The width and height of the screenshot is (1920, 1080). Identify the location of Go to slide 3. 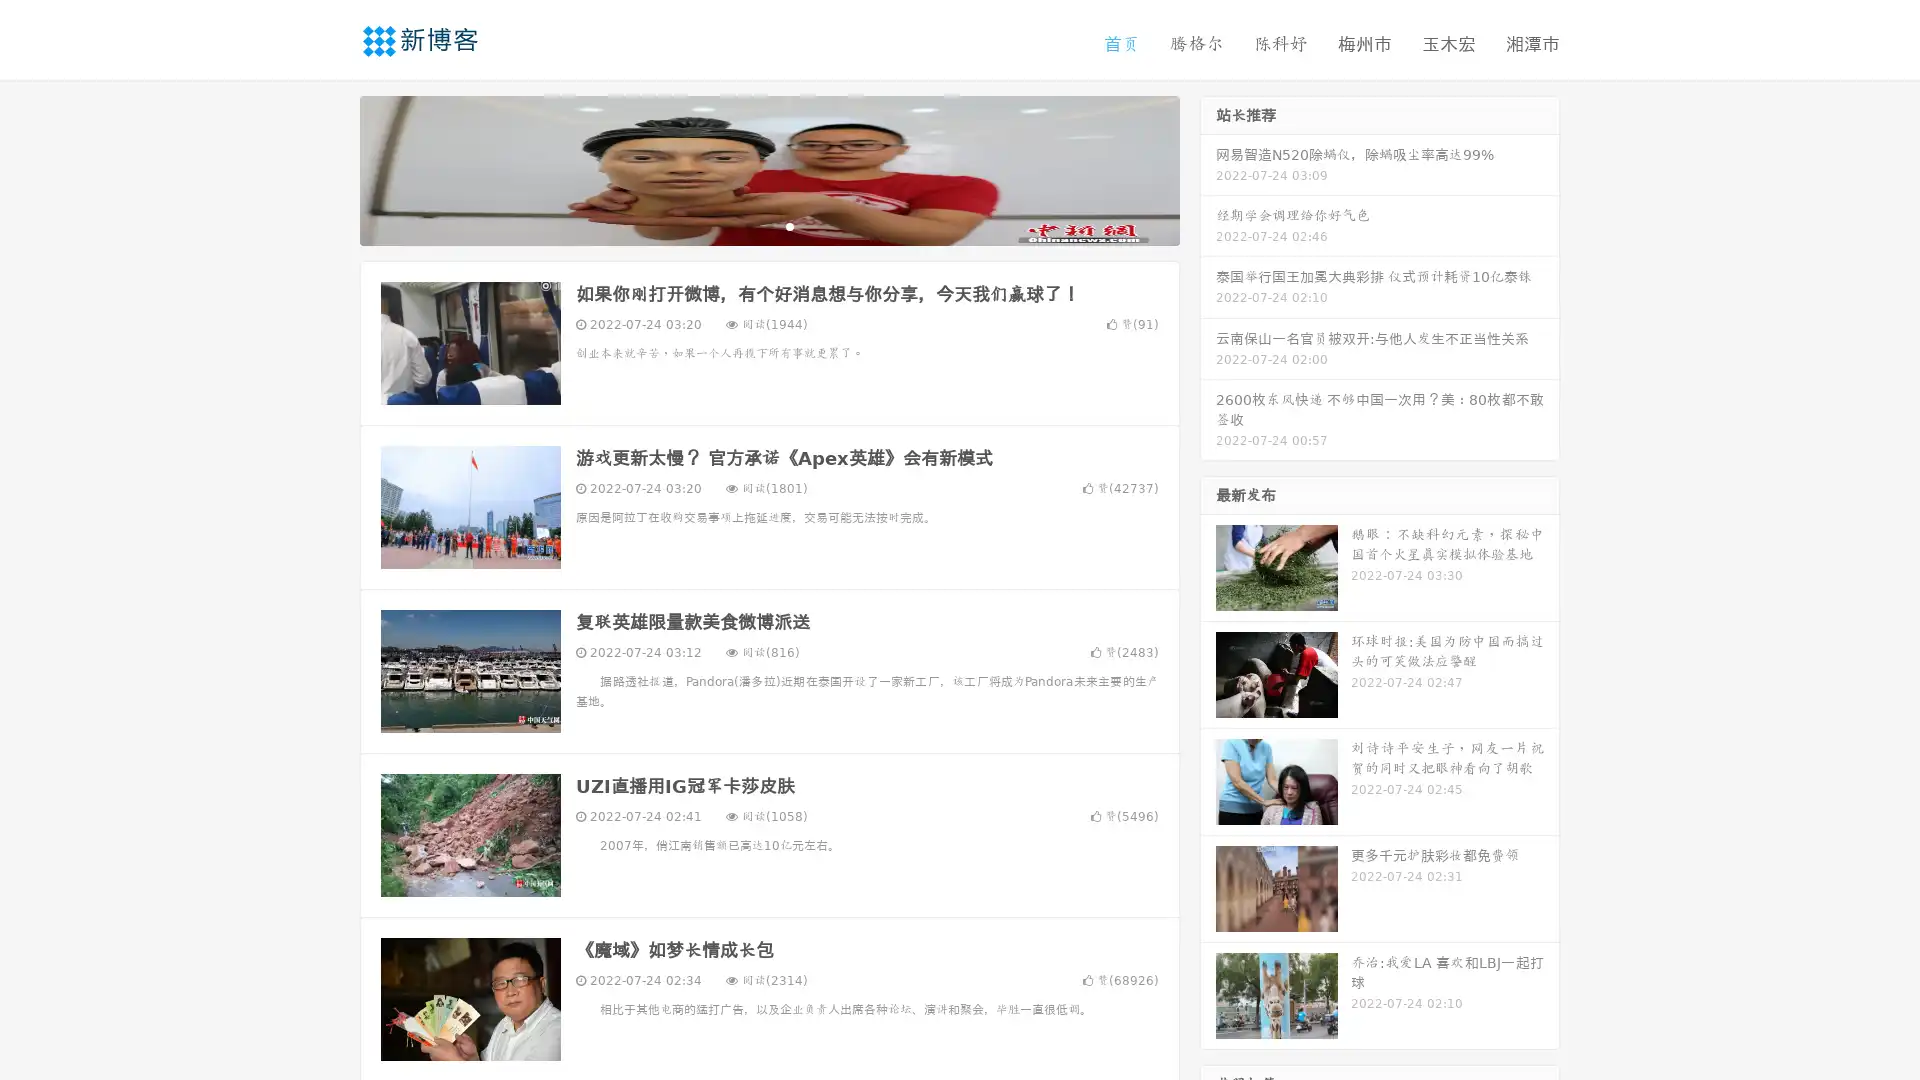
(789, 225).